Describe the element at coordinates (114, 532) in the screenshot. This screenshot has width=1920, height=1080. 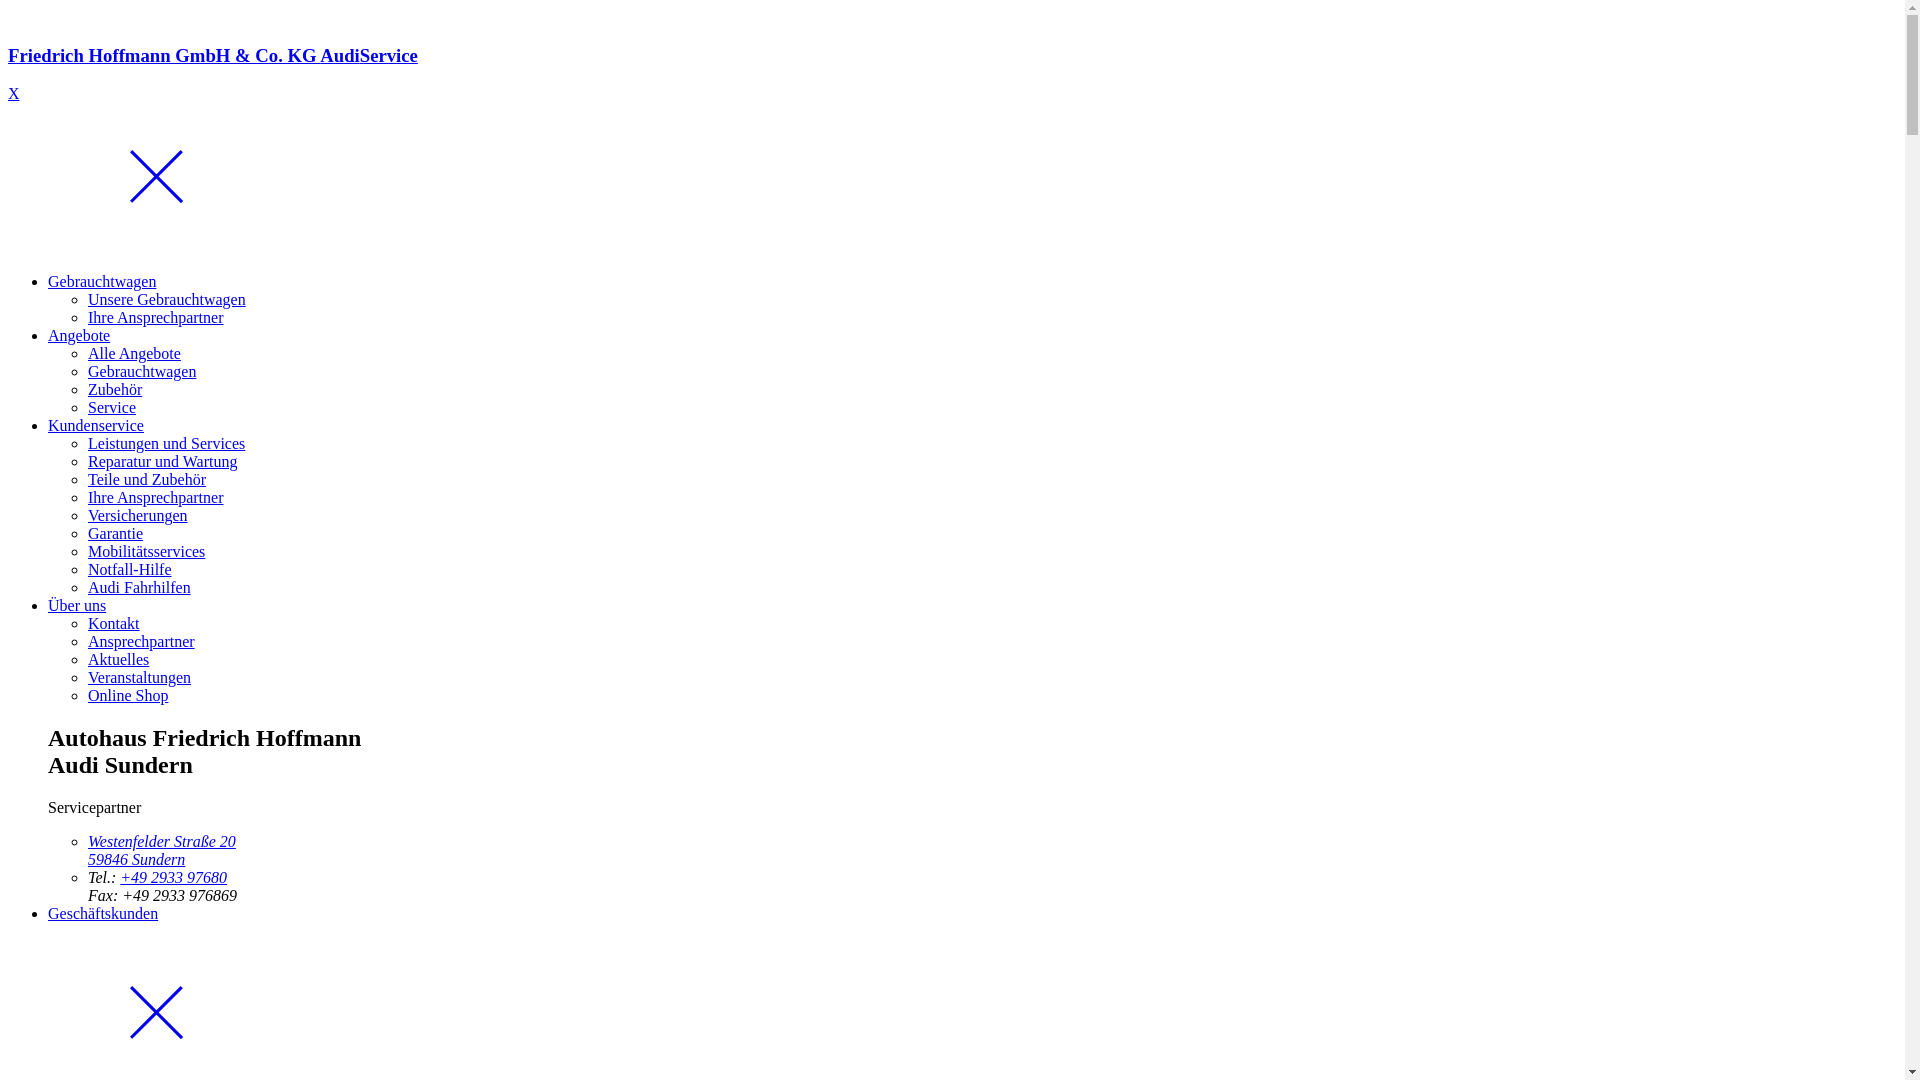
I see `'Garantie'` at that location.